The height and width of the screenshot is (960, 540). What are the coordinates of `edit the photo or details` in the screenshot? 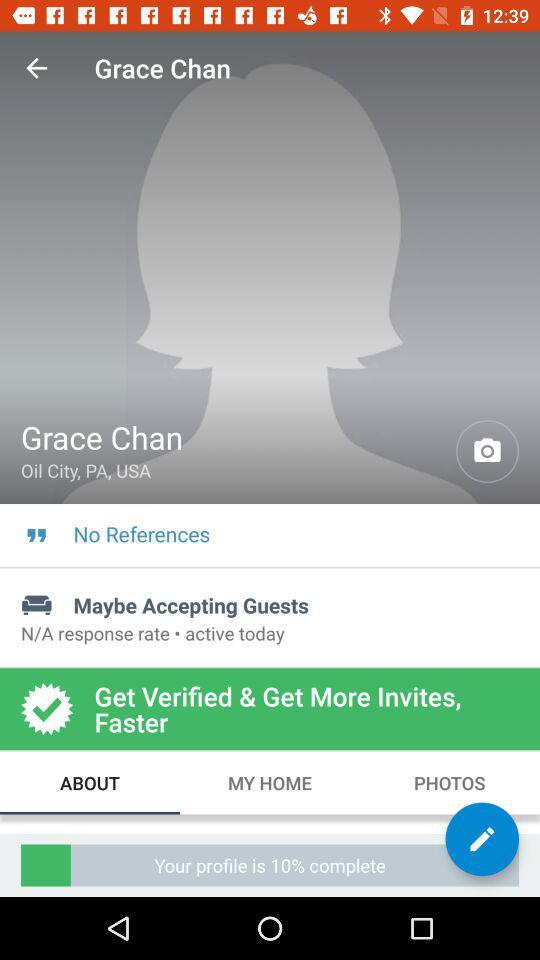 It's located at (481, 839).